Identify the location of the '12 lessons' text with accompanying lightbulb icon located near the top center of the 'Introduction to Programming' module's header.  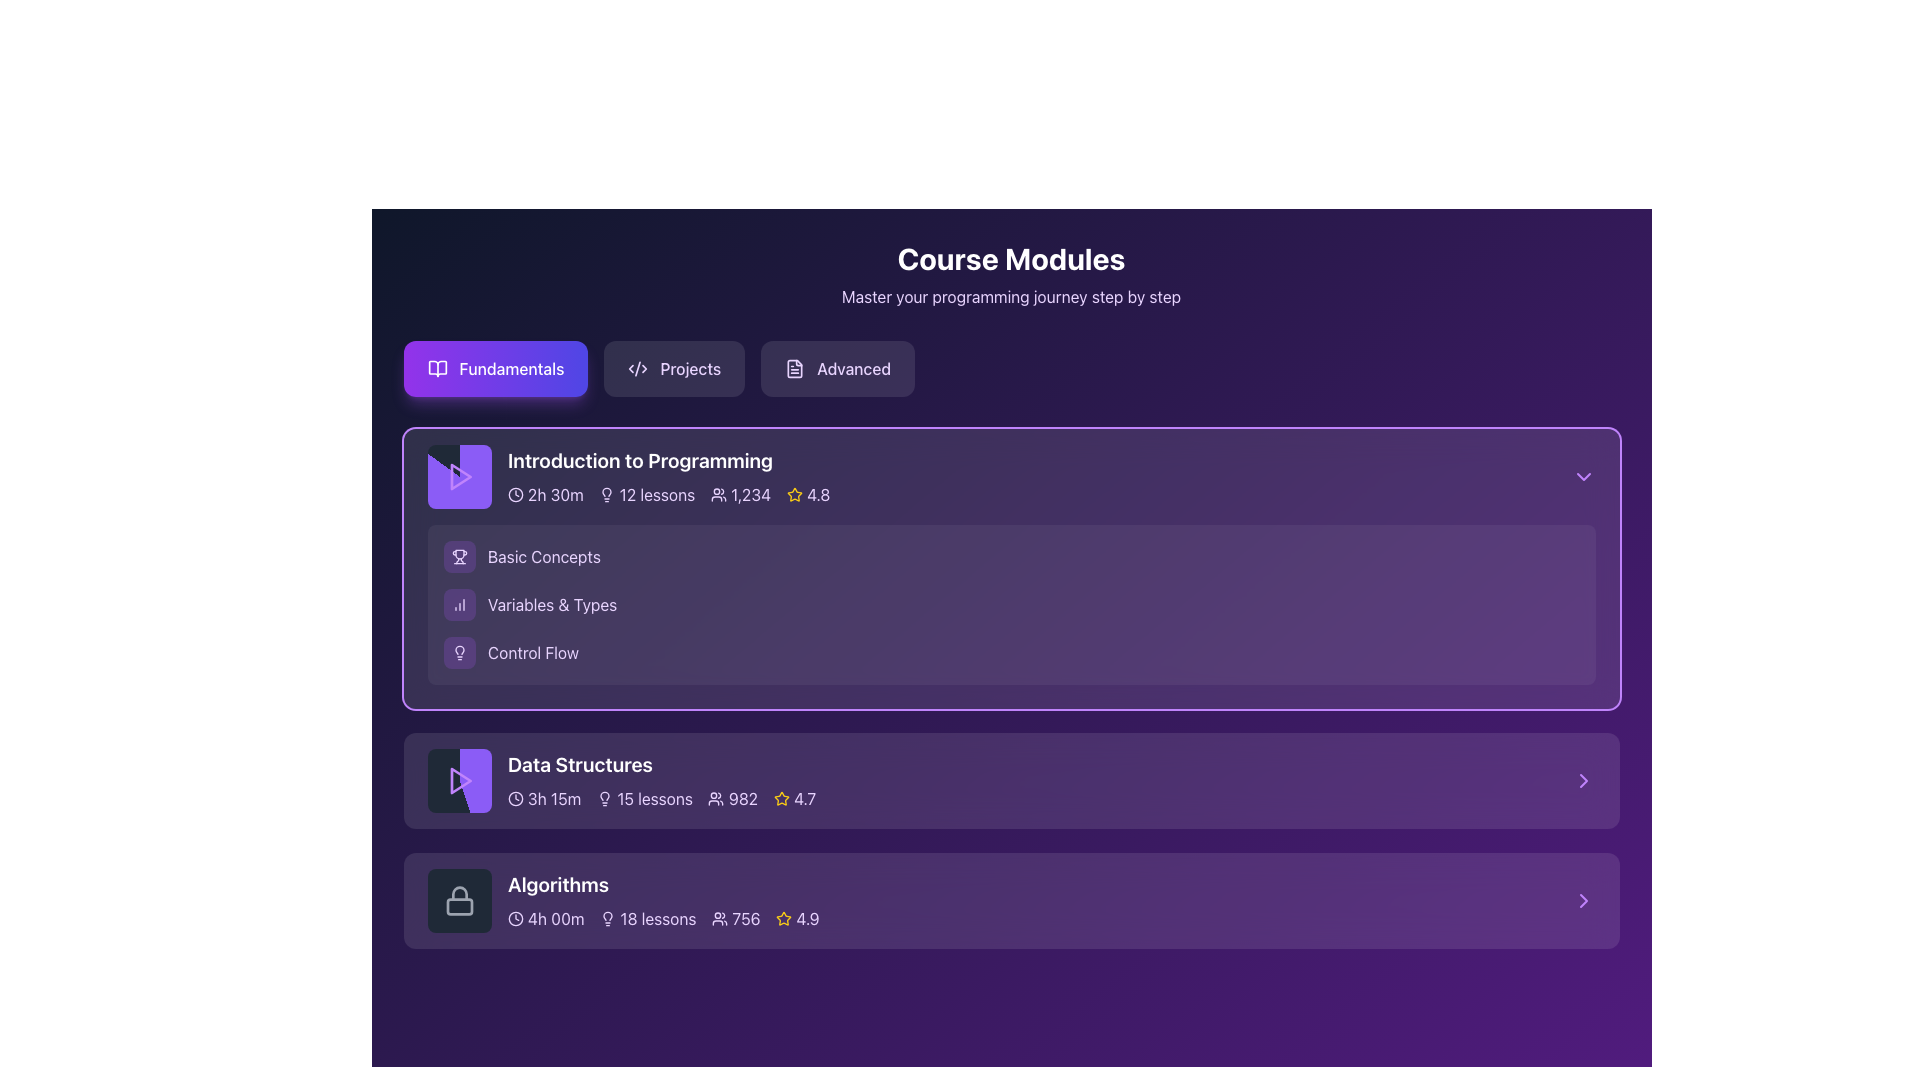
(646, 494).